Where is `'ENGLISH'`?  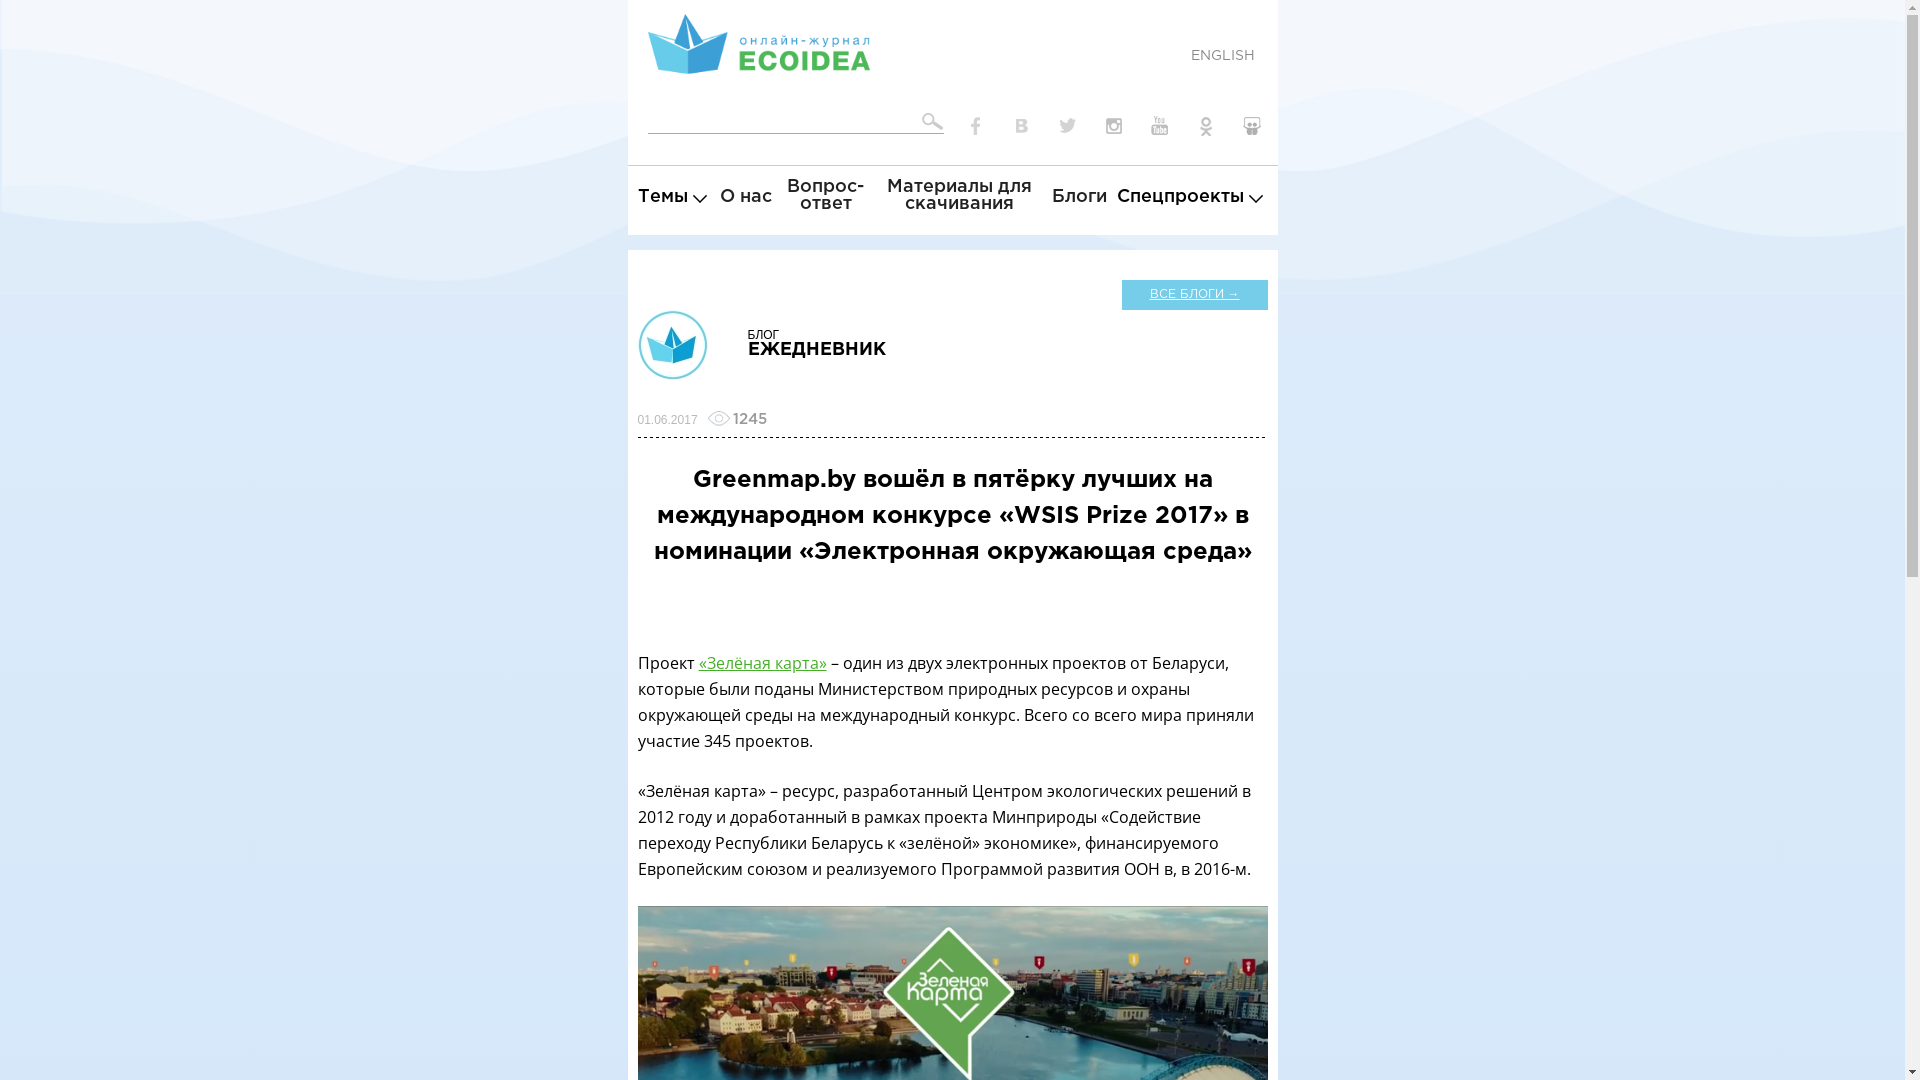
'ENGLISH' is located at coordinates (1221, 55).